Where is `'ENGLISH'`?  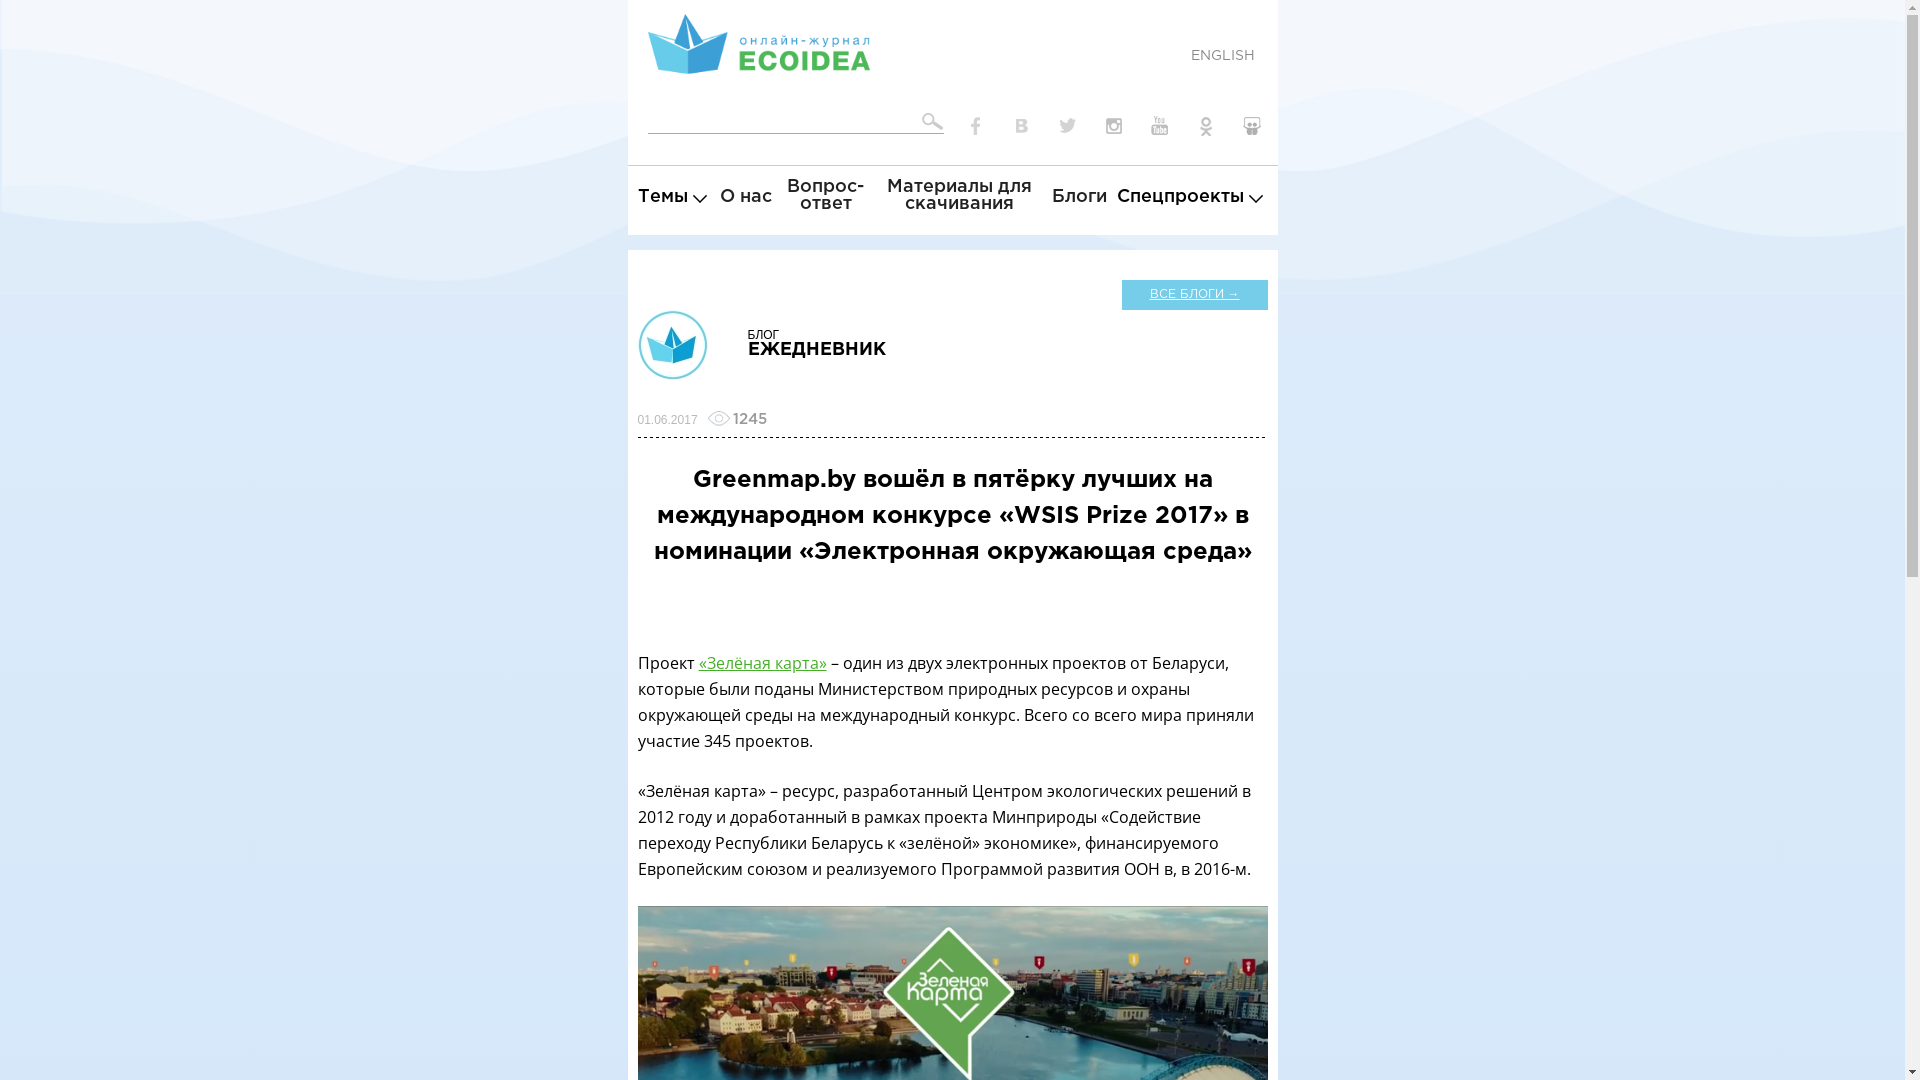
'ENGLISH' is located at coordinates (1221, 55).